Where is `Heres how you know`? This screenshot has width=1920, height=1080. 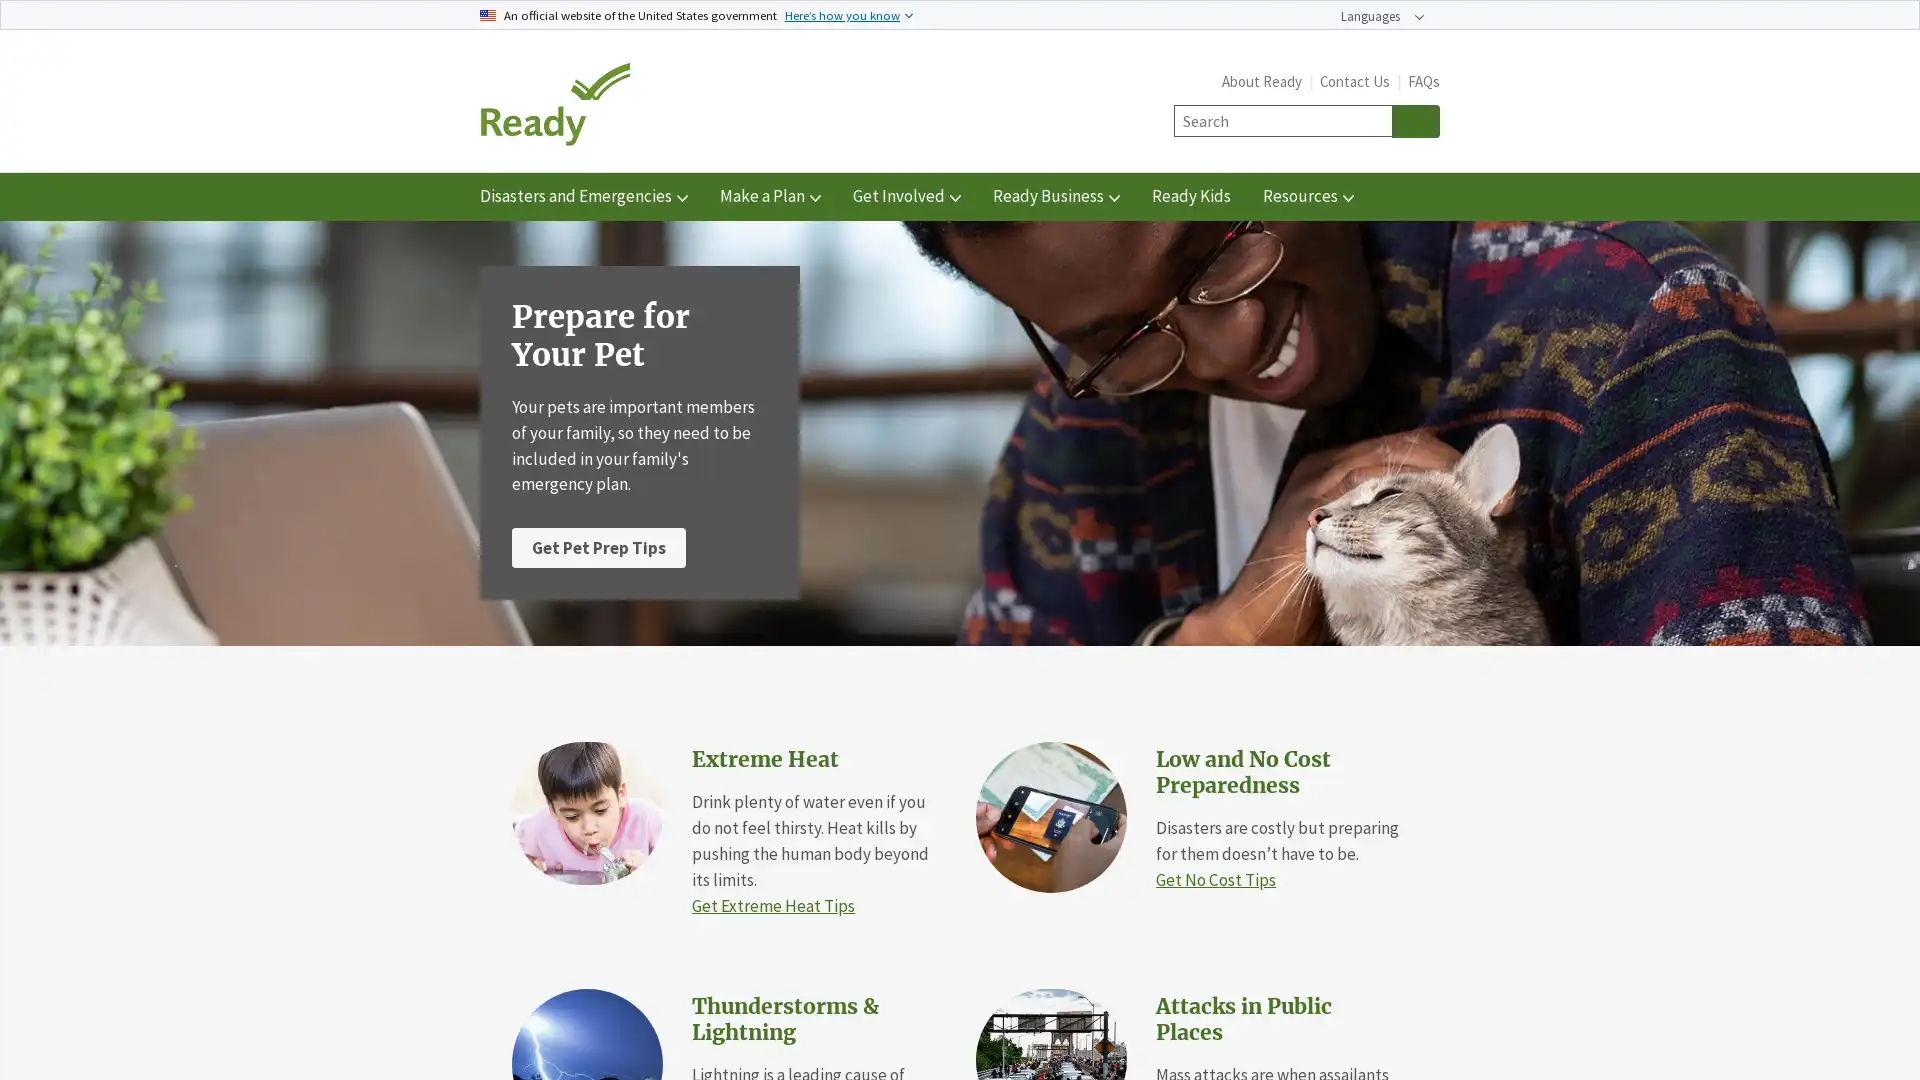 Heres how you know is located at coordinates (849, 14).